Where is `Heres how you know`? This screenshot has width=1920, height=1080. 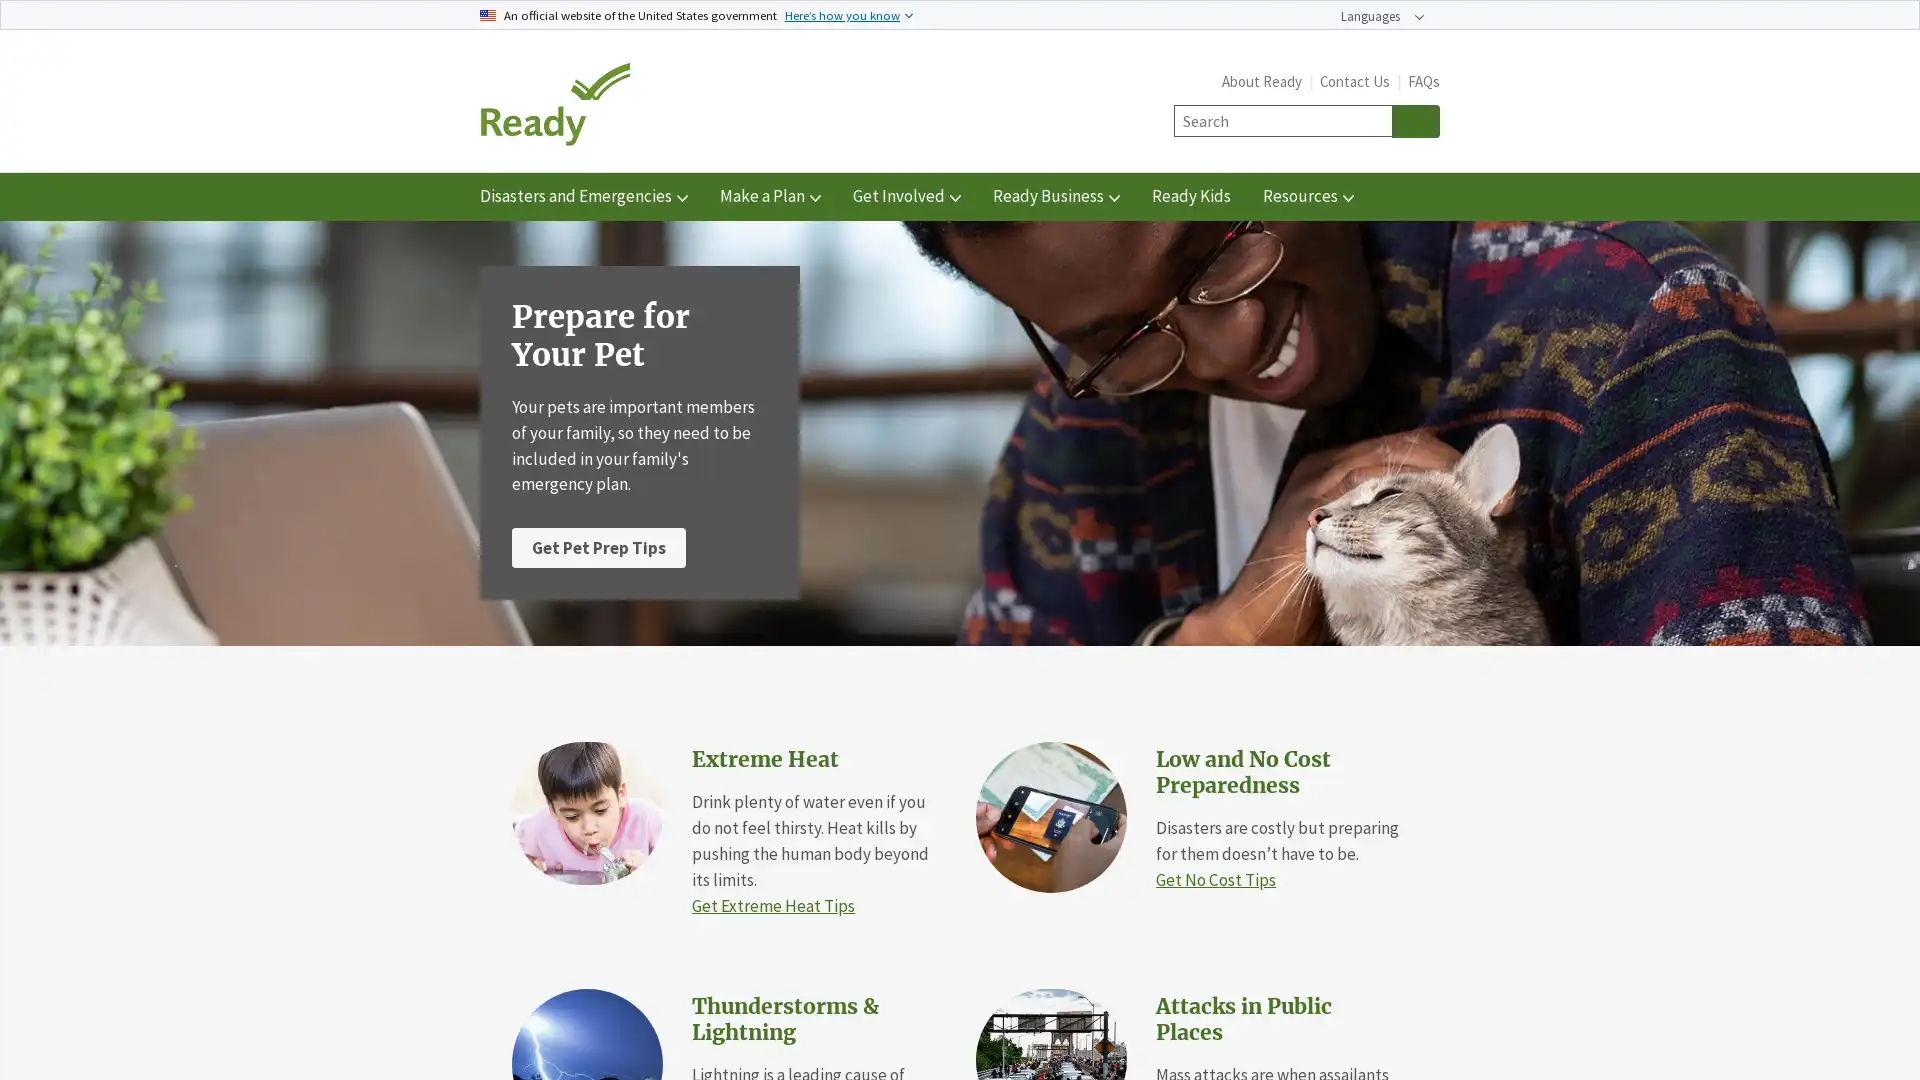 Heres how you know is located at coordinates (849, 14).